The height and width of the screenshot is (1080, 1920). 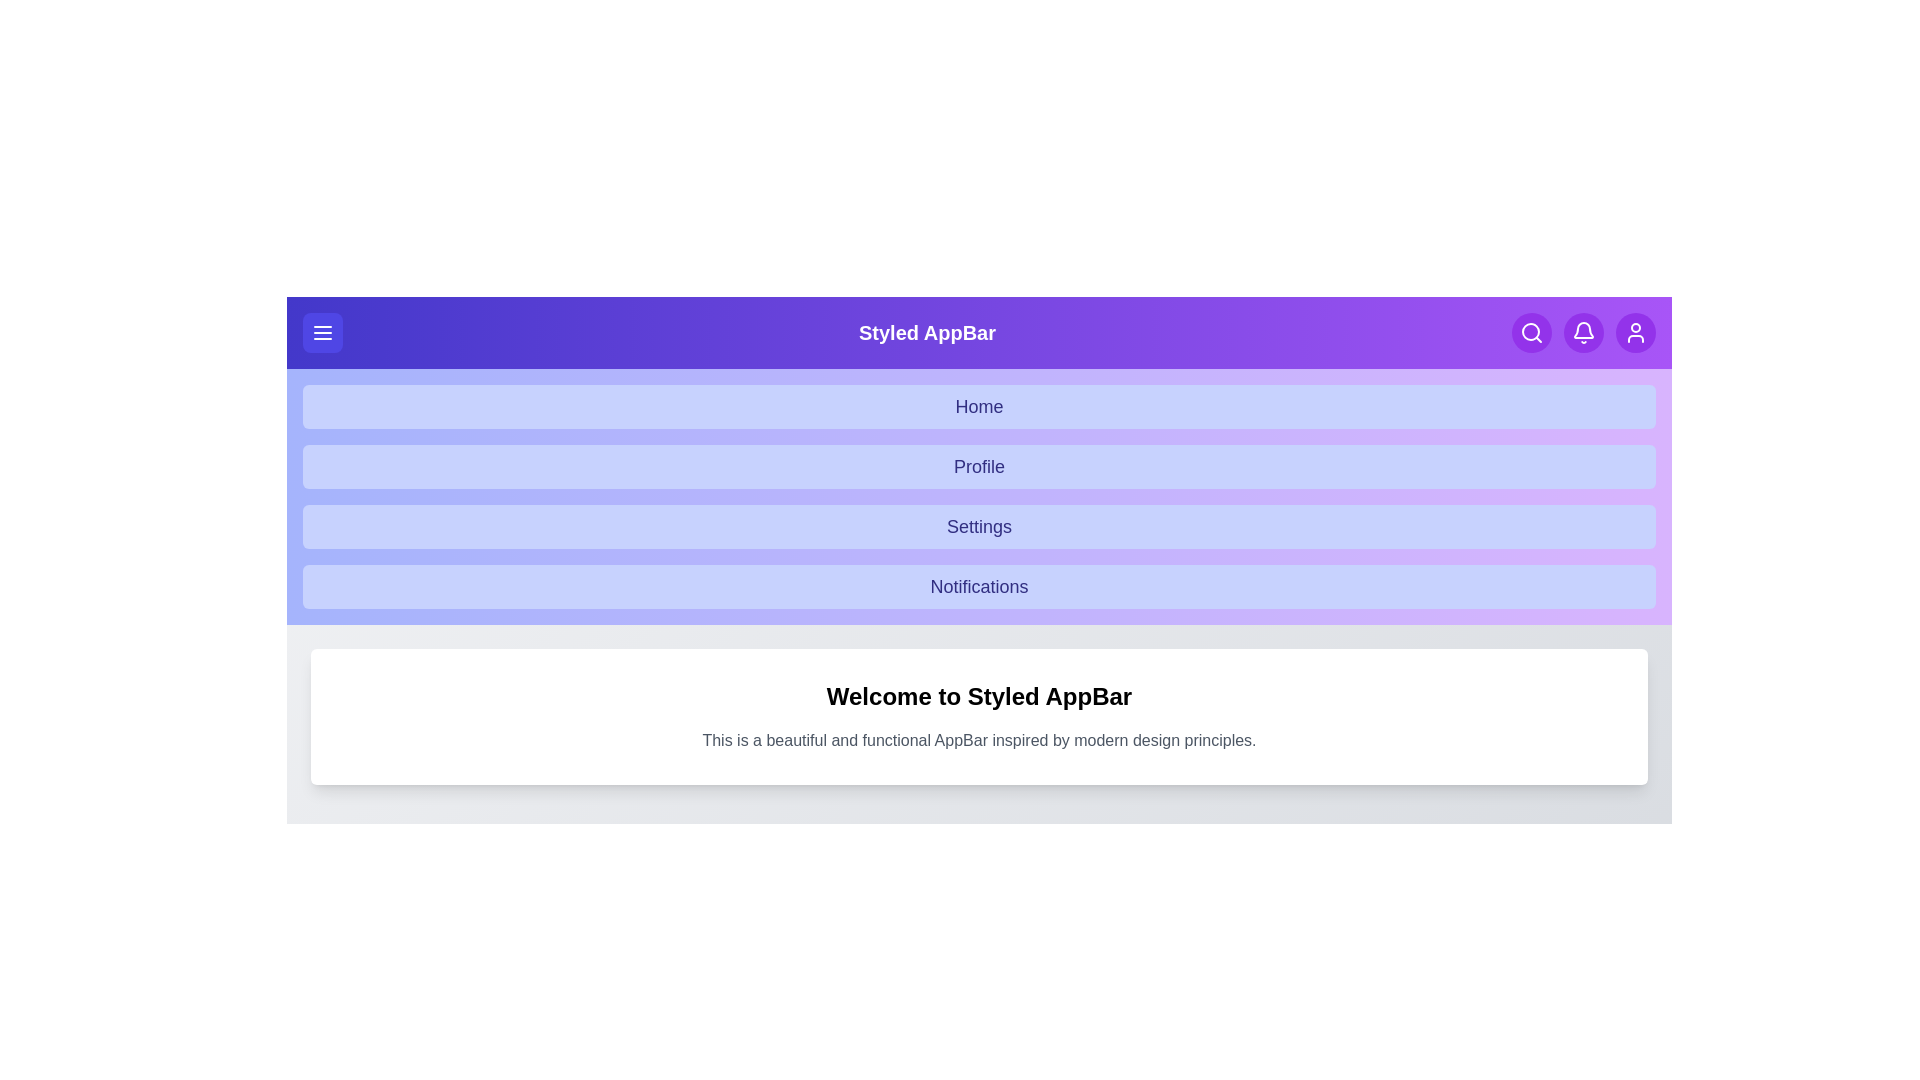 I want to click on the notifications button (bell icon) to access notifications, so click(x=1583, y=331).